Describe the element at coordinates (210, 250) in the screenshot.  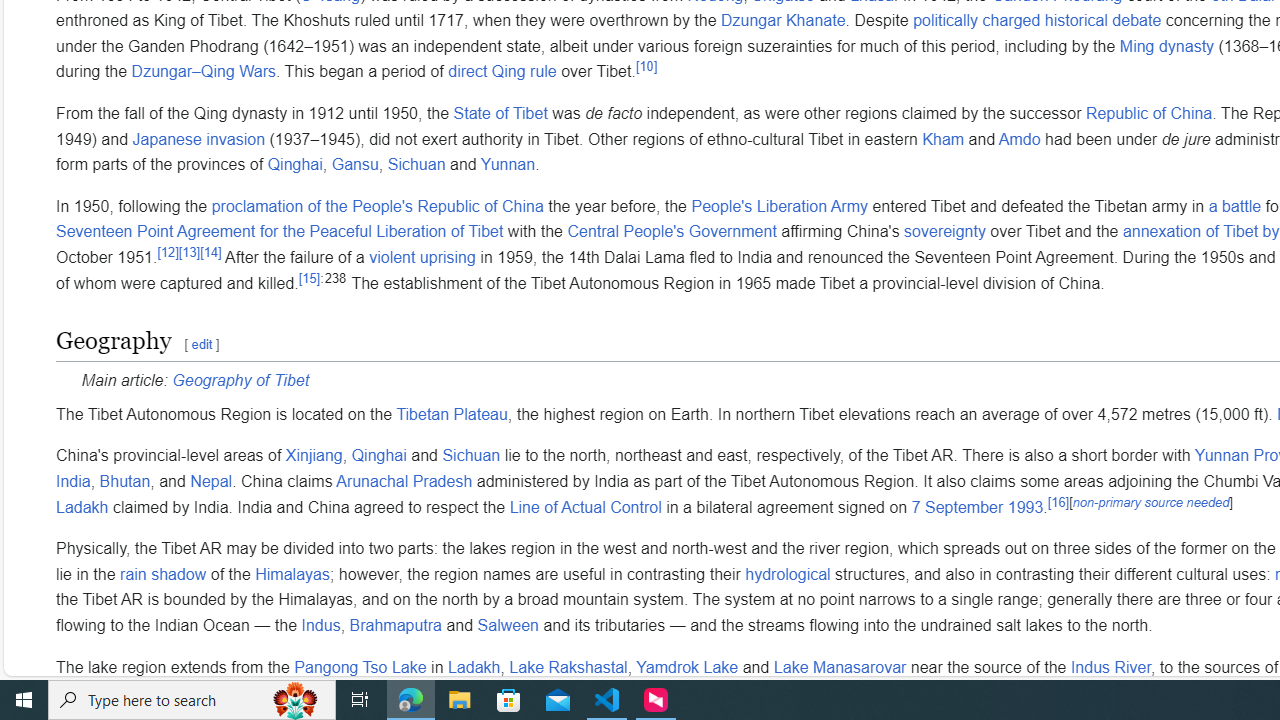
I see `'[14]'` at that location.